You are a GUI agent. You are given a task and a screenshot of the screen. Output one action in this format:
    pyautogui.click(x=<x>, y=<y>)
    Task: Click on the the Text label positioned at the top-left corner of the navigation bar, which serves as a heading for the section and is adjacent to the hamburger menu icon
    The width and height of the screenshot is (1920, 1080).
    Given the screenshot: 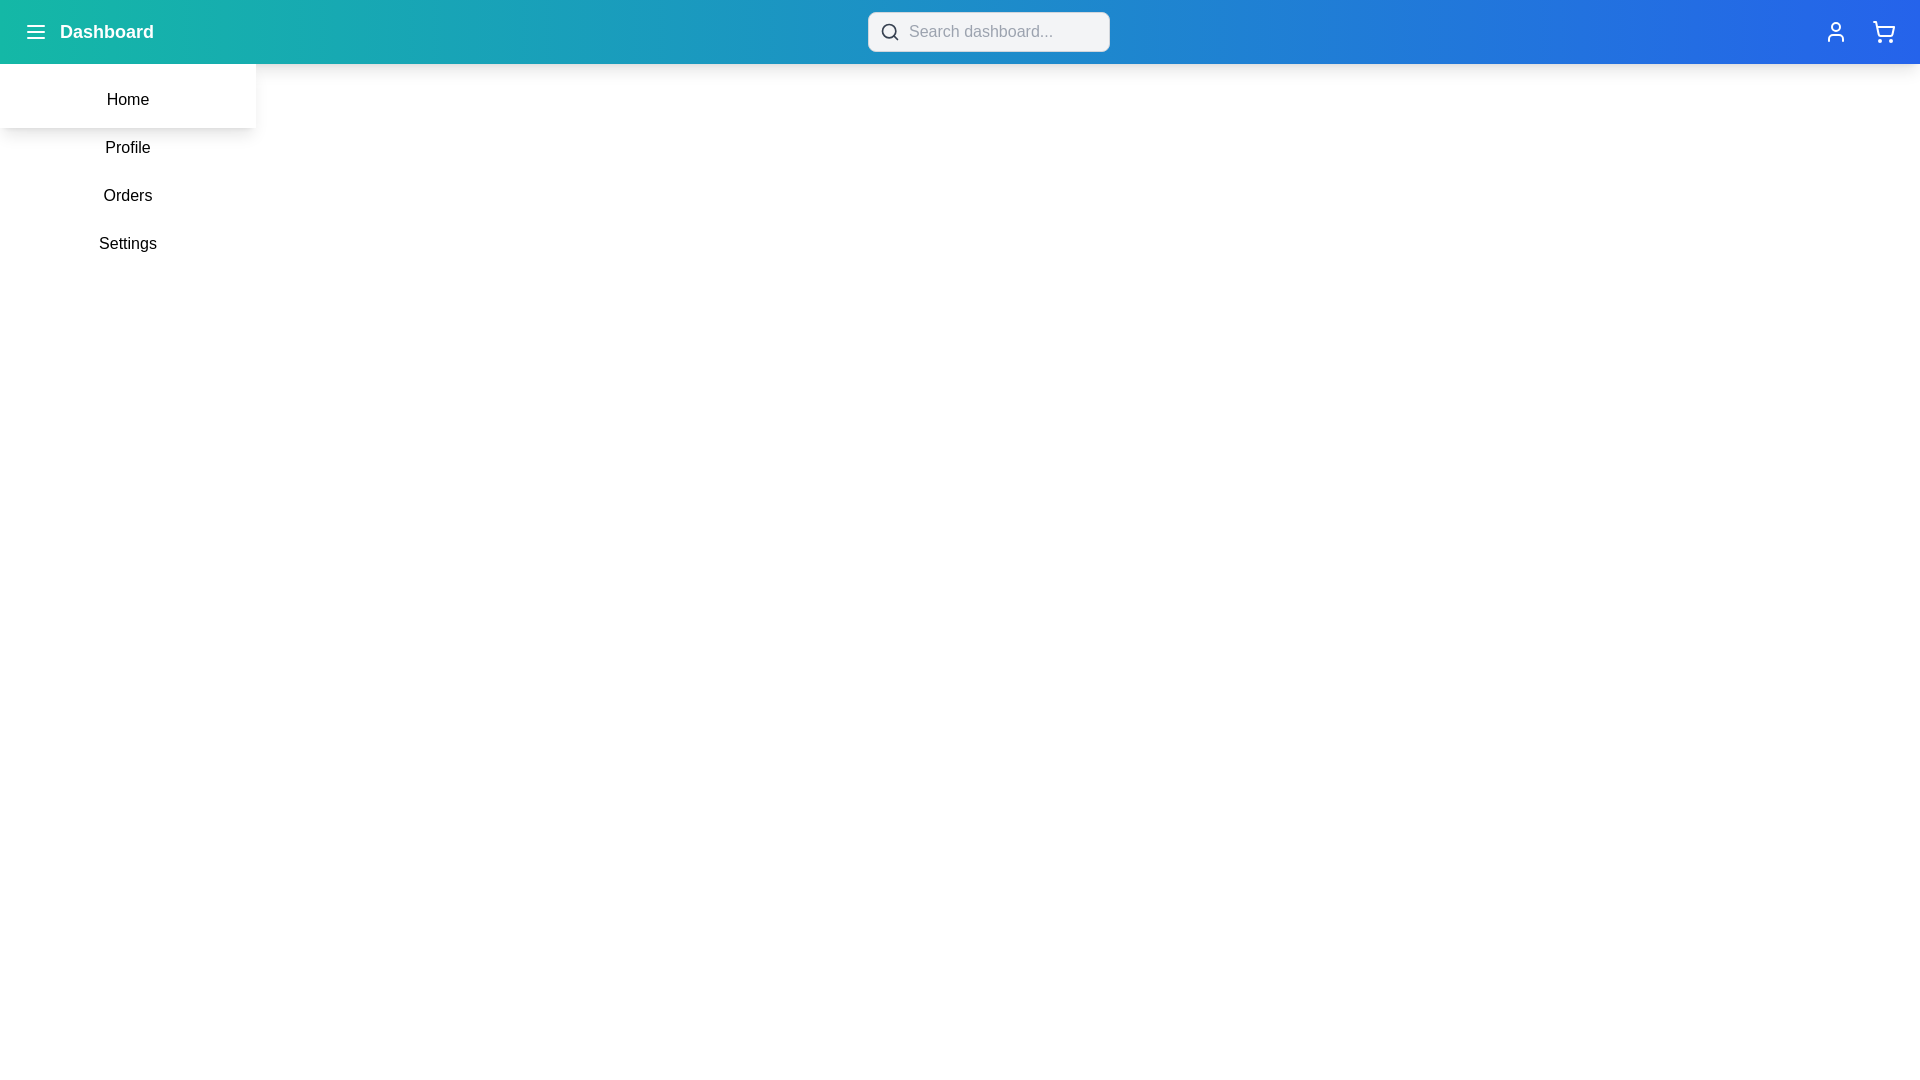 What is the action you would take?
    pyautogui.click(x=88, y=31)
    